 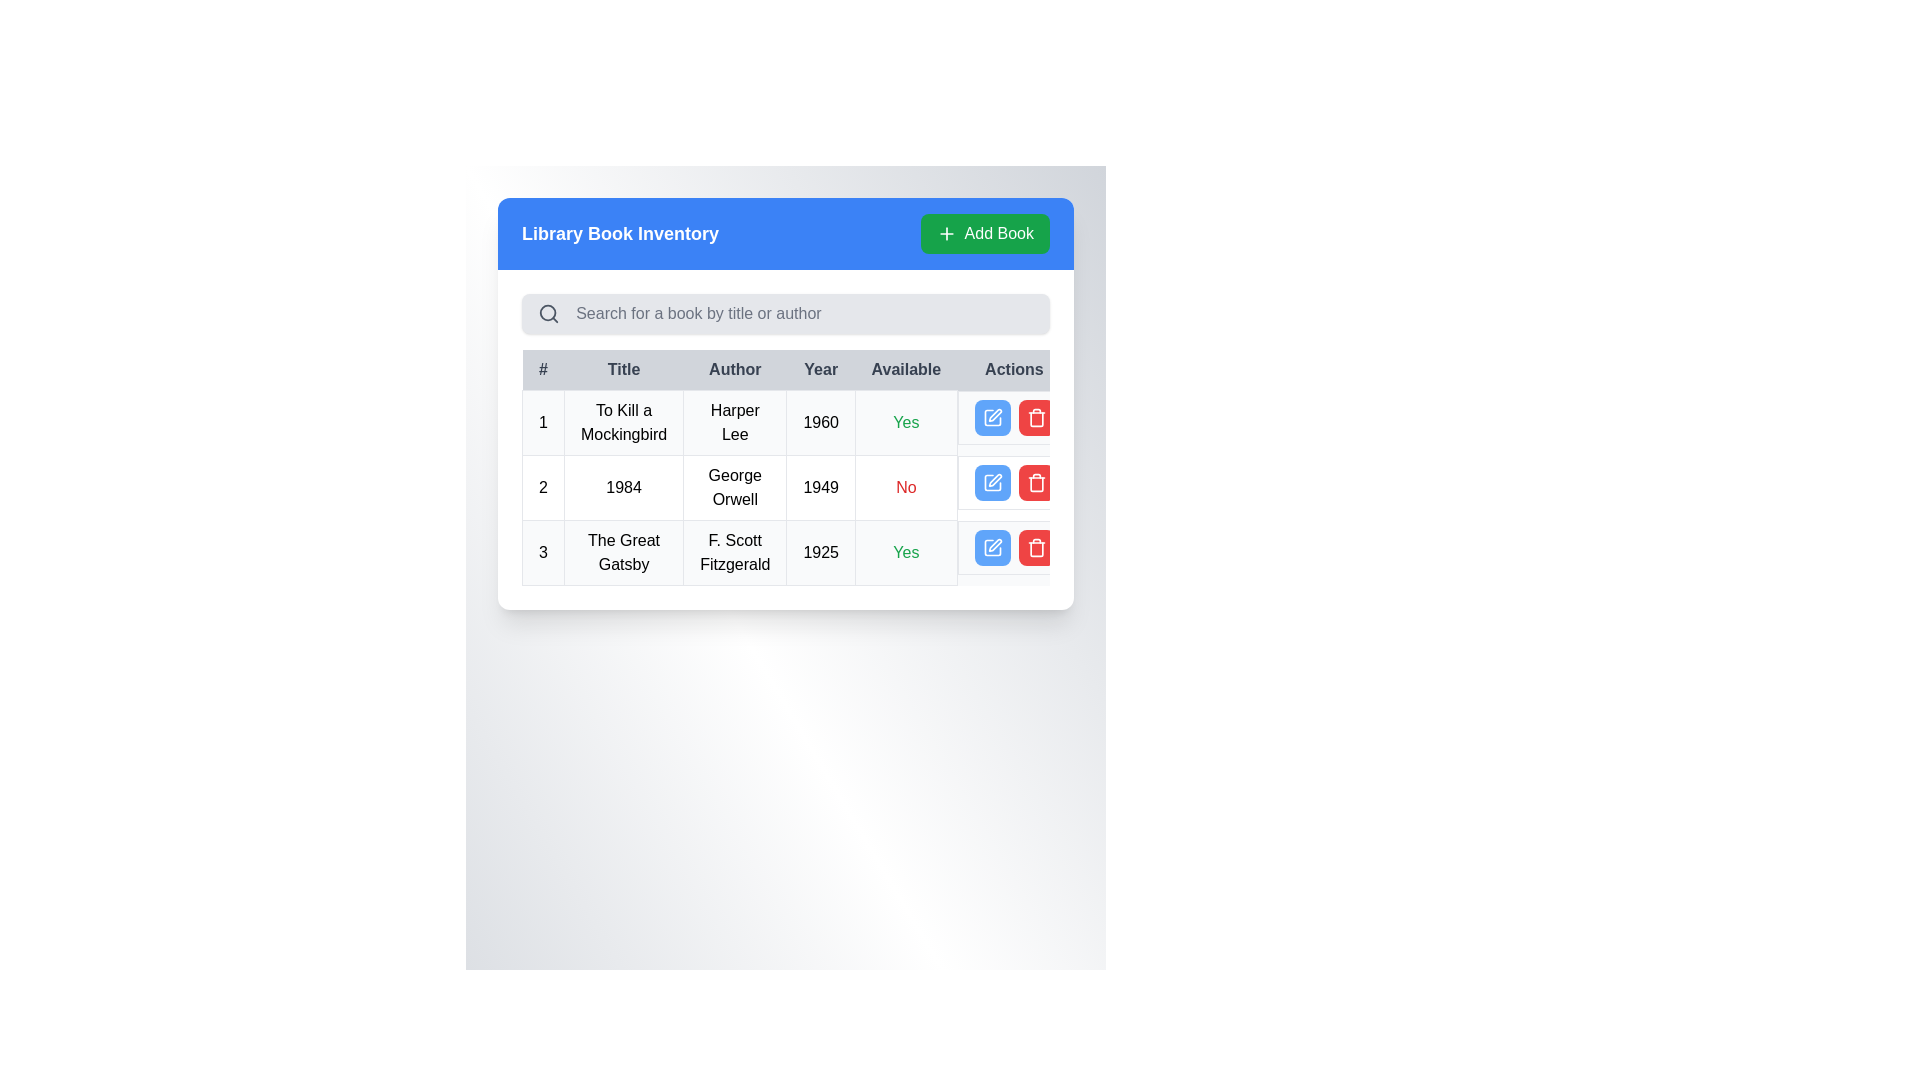 I want to click on the first button in the 'Actions' column of the last row of the table for the book 'The Great Gatsby', which is positioned to the left of the red 'delete' button, so click(x=992, y=547).